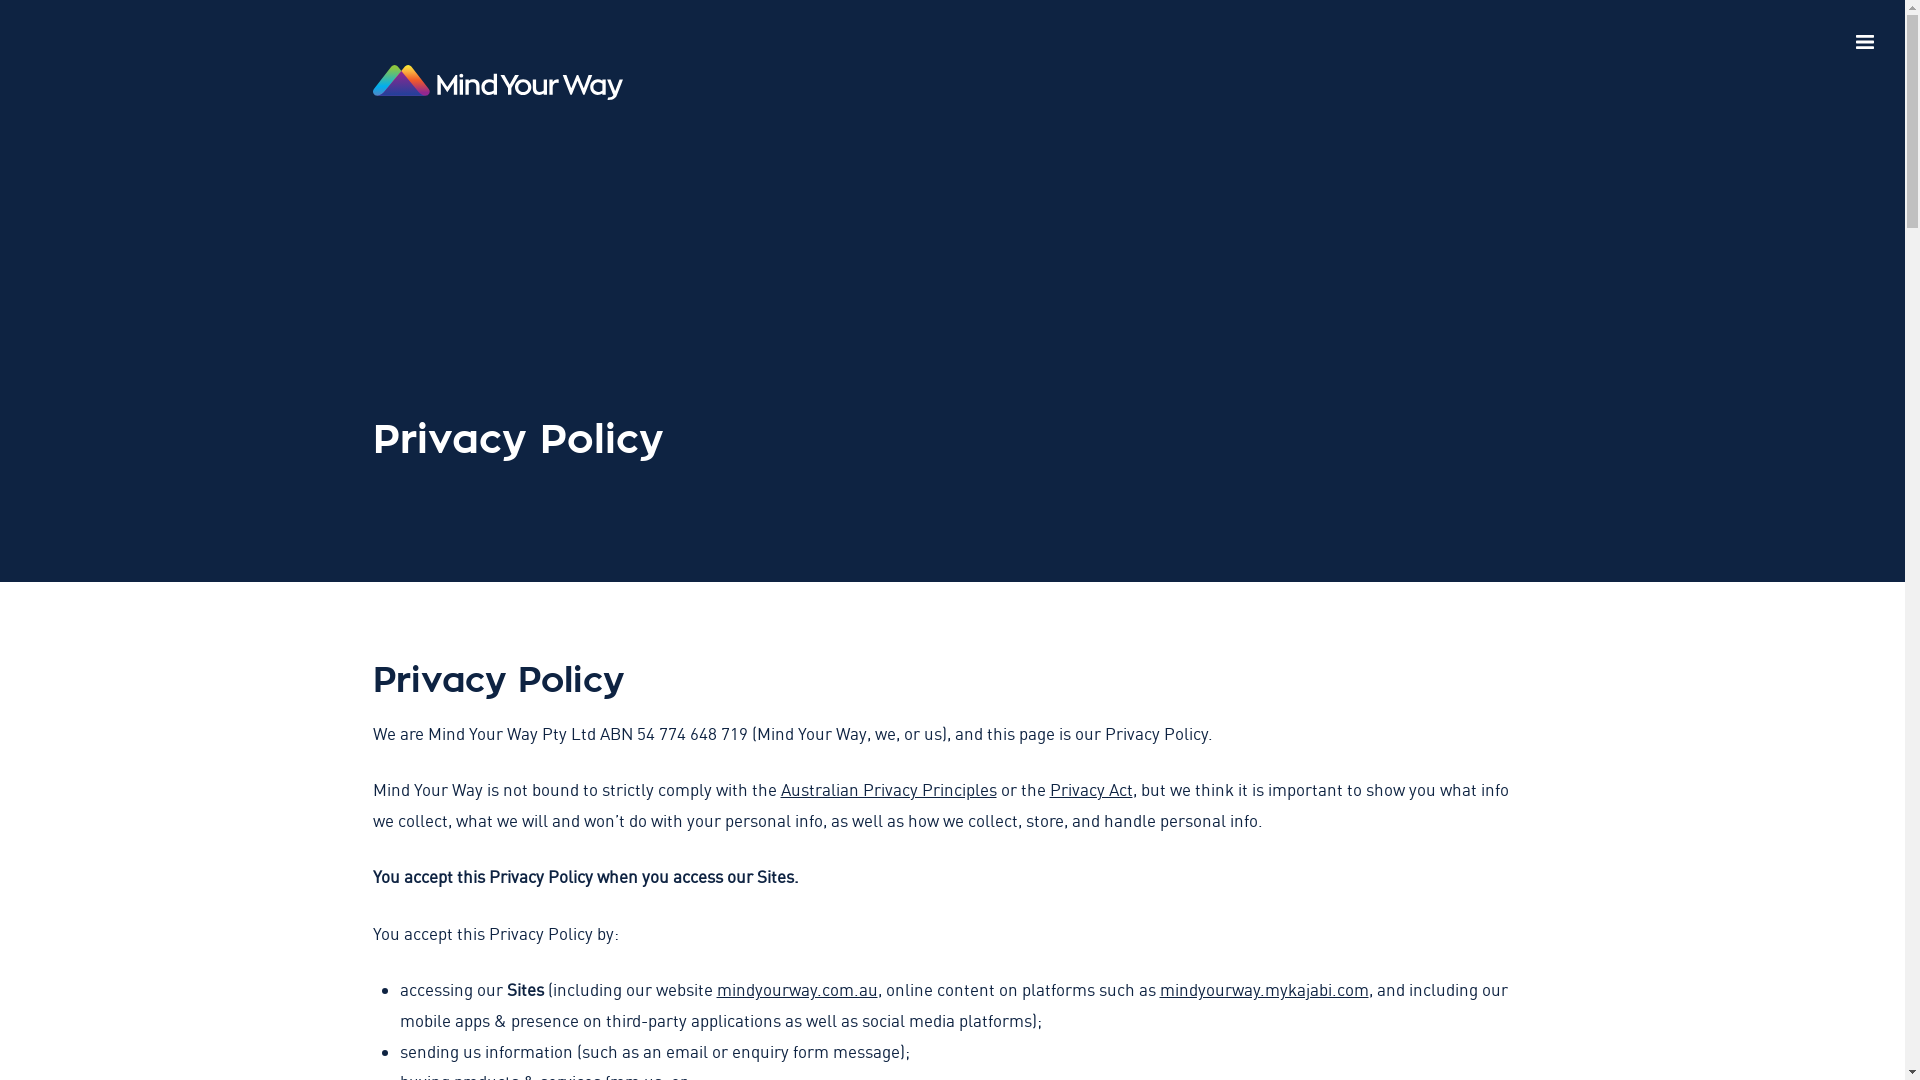  I want to click on 'Australian Privacy Principles', so click(887, 788).